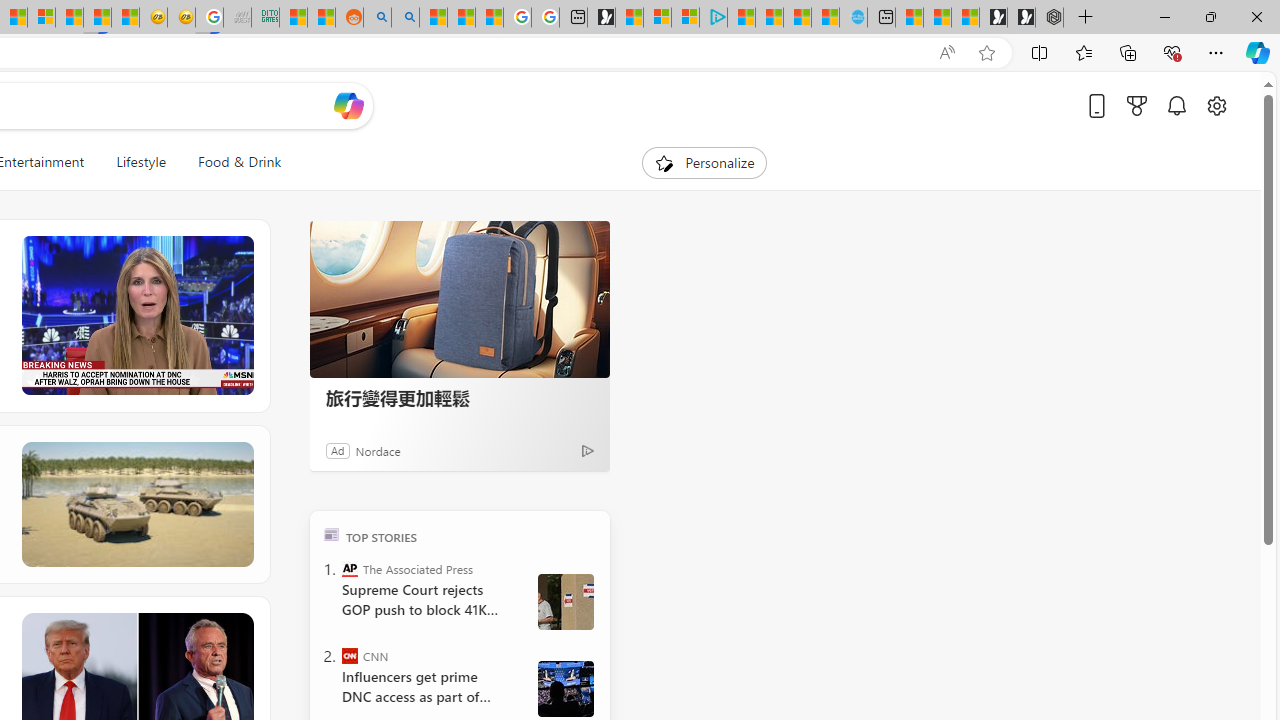 The height and width of the screenshot is (720, 1280). I want to click on 'Play Free Online Games | Games from Microsoft Start', so click(1021, 17).